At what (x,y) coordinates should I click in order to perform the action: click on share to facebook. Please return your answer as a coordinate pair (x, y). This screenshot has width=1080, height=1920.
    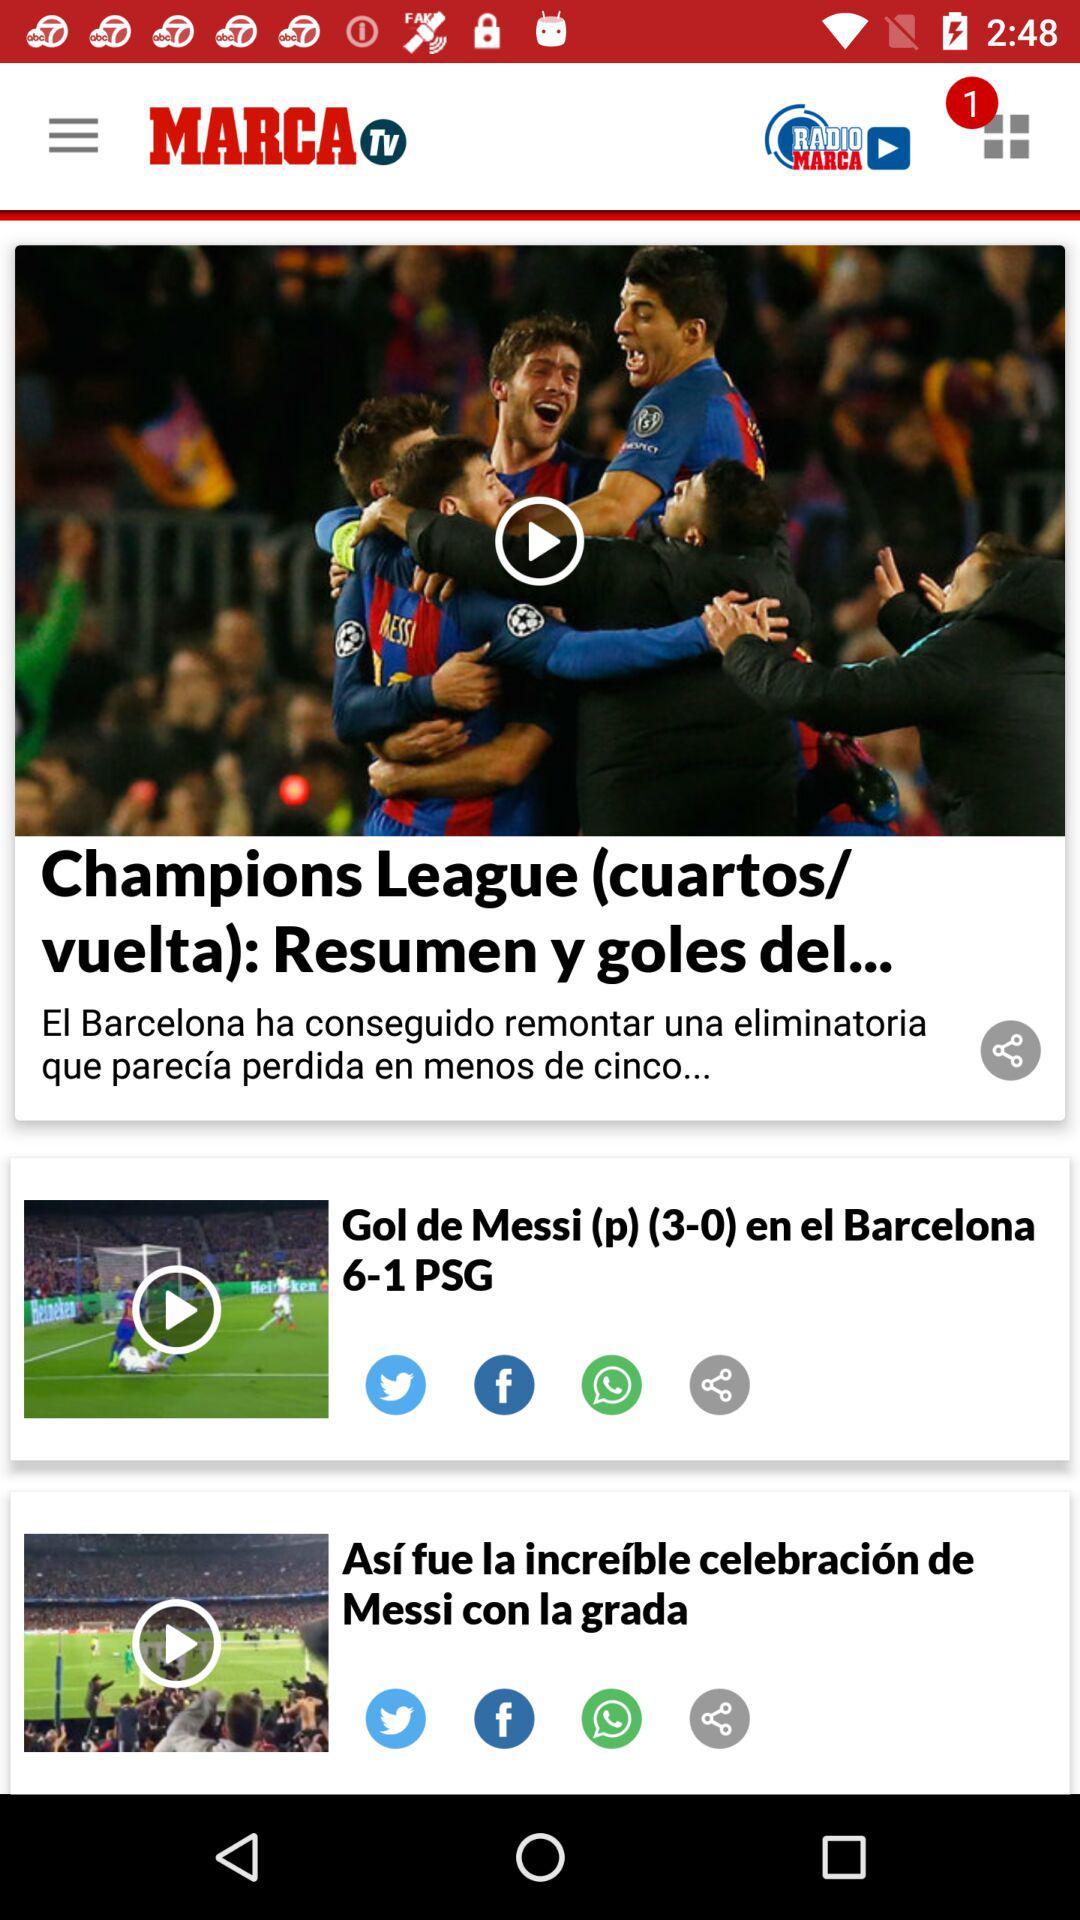
    Looking at the image, I should click on (503, 1384).